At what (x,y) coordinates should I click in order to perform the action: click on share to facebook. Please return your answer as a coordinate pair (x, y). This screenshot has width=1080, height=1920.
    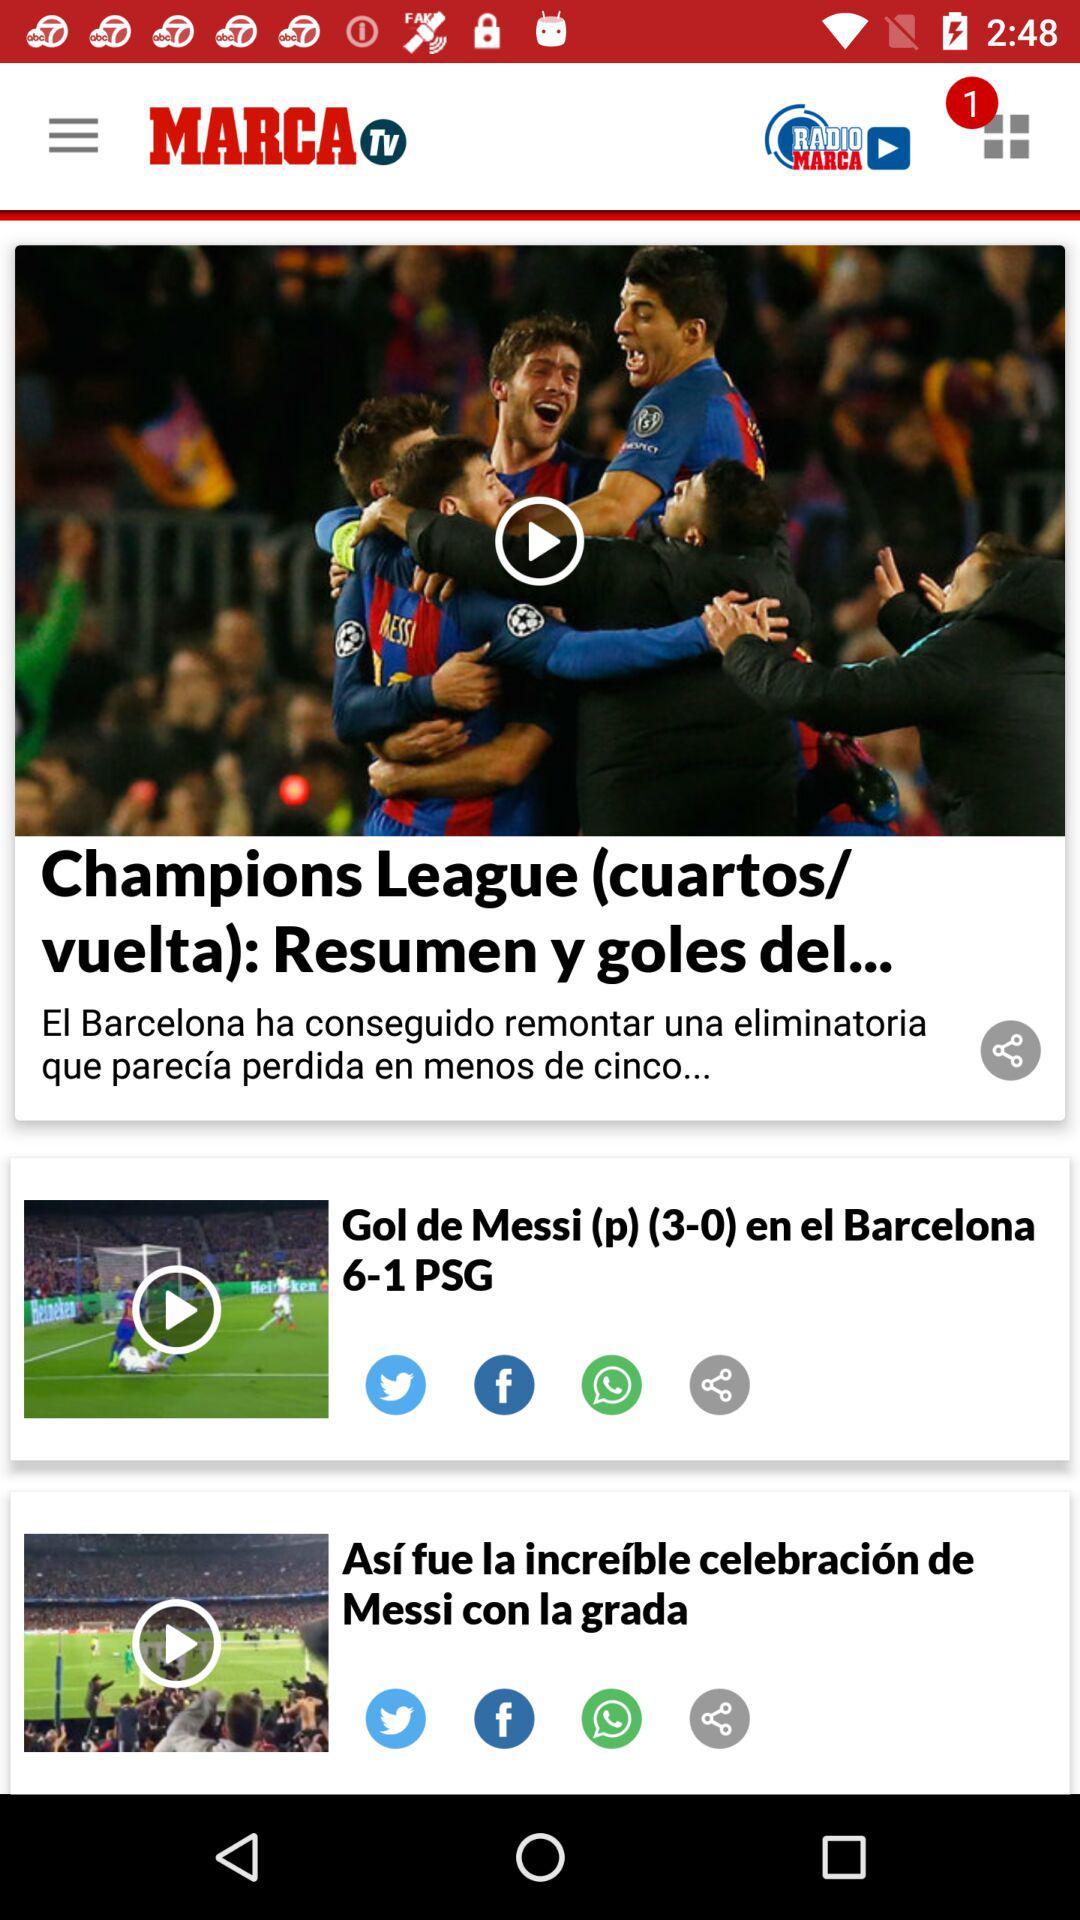
    Looking at the image, I should click on (503, 1384).